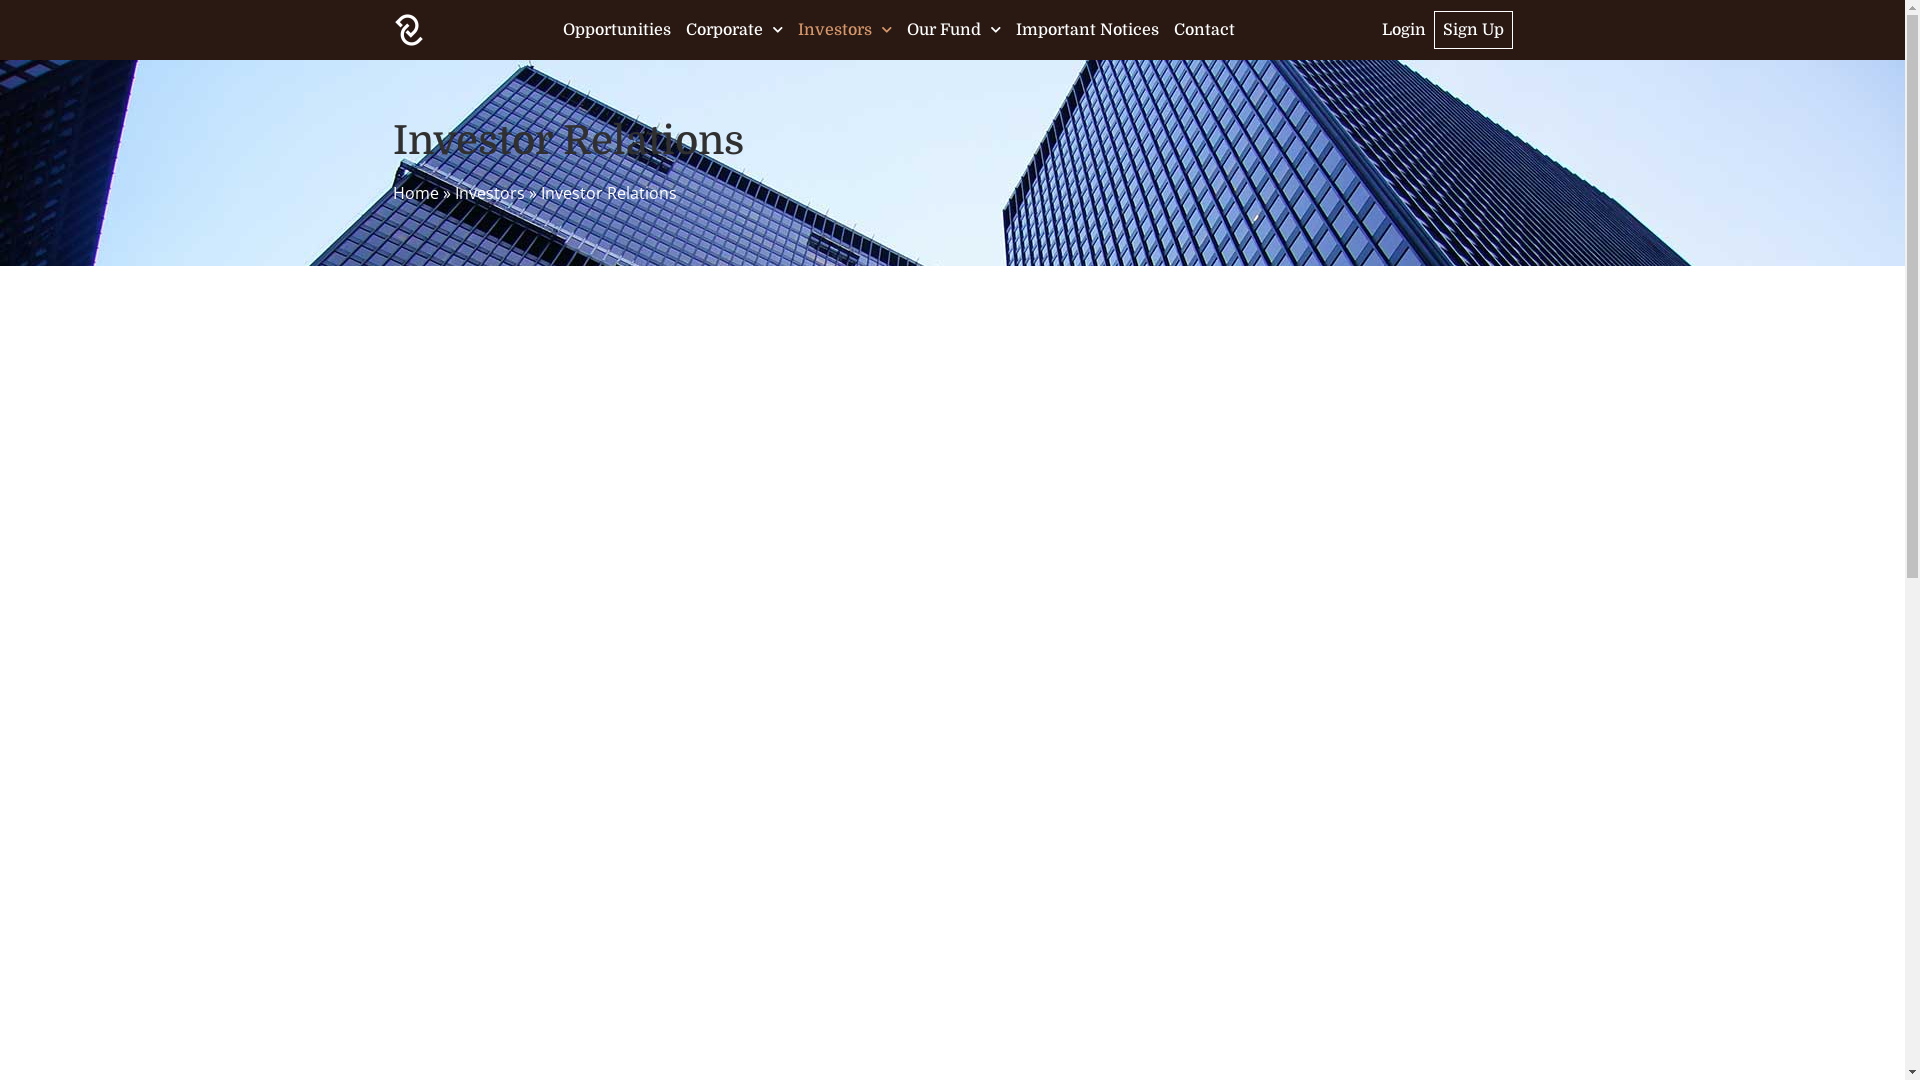  I want to click on 'Contact', so click(1203, 30).